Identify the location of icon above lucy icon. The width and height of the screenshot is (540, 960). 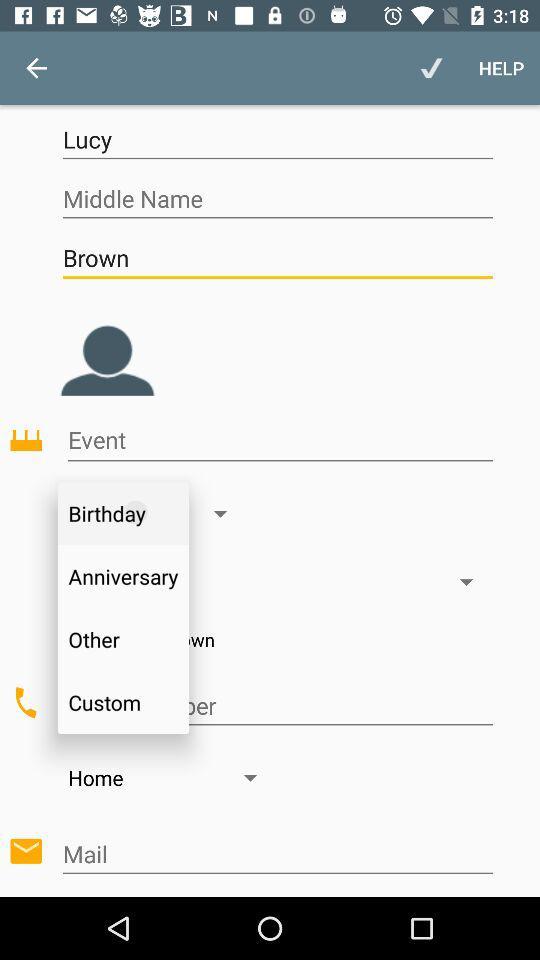
(500, 68).